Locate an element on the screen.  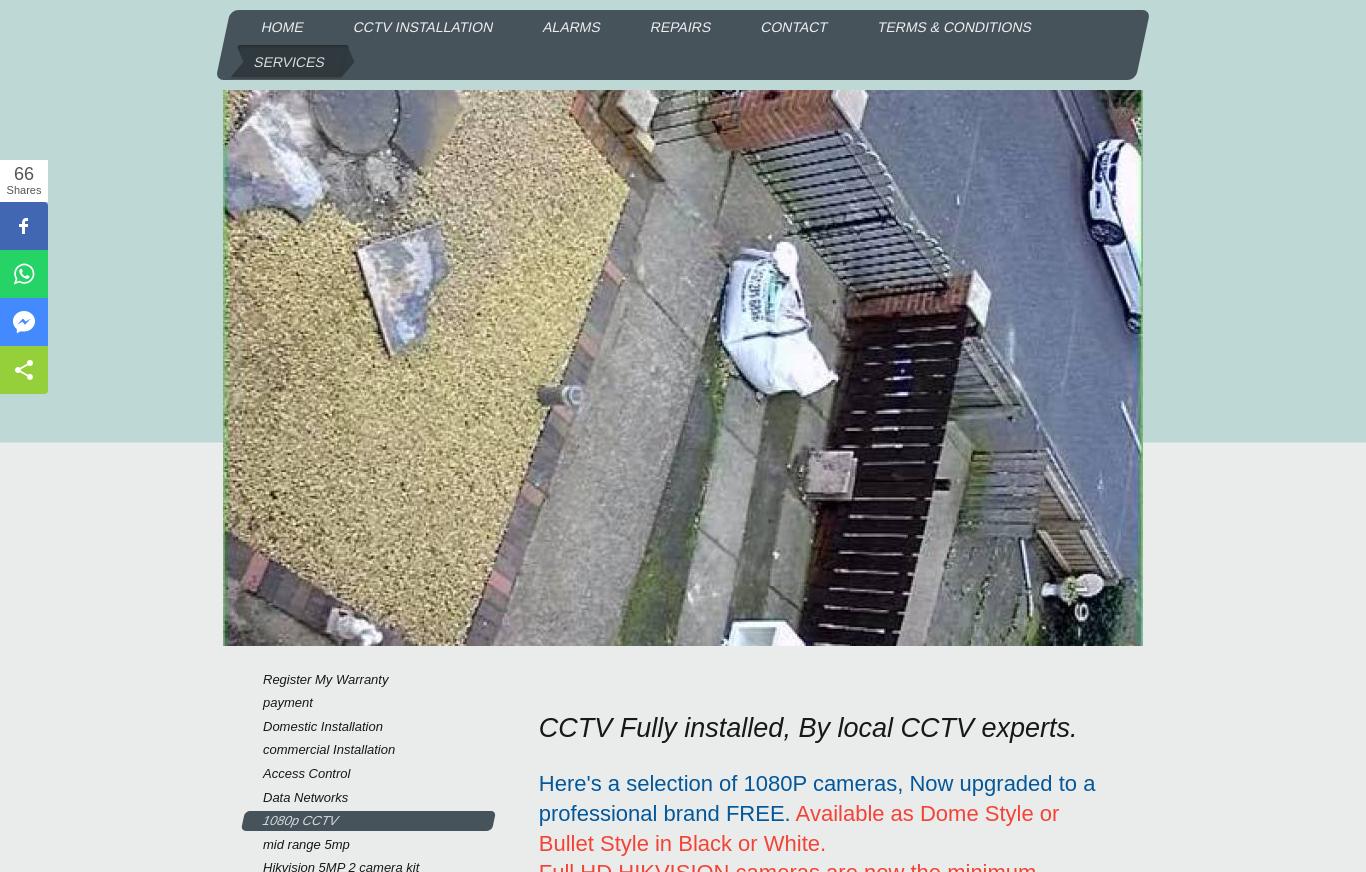
'Home' is located at coordinates (259, 26).